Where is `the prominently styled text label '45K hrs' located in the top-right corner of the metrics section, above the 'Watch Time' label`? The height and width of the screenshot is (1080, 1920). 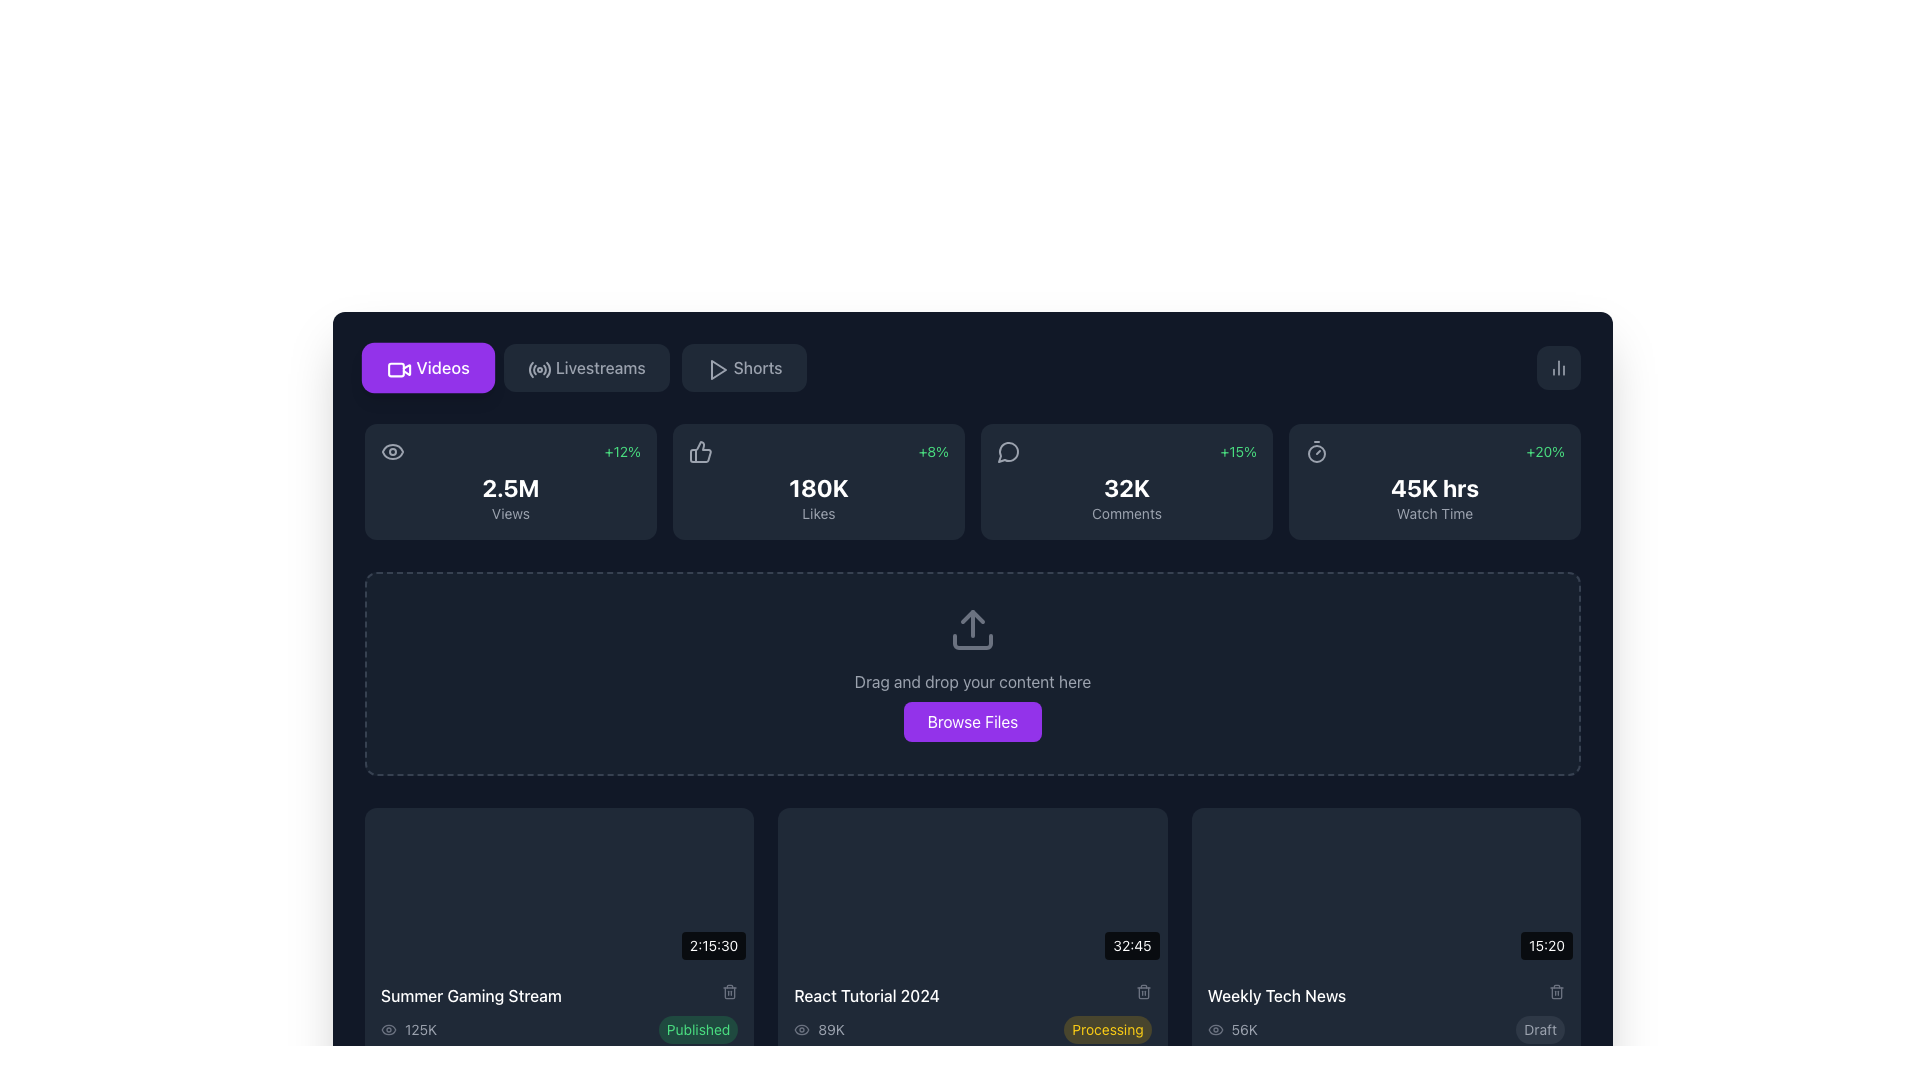 the prominently styled text label '45K hrs' located in the top-right corner of the metrics section, above the 'Watch Time' label is located at coordinates (1434, 488).